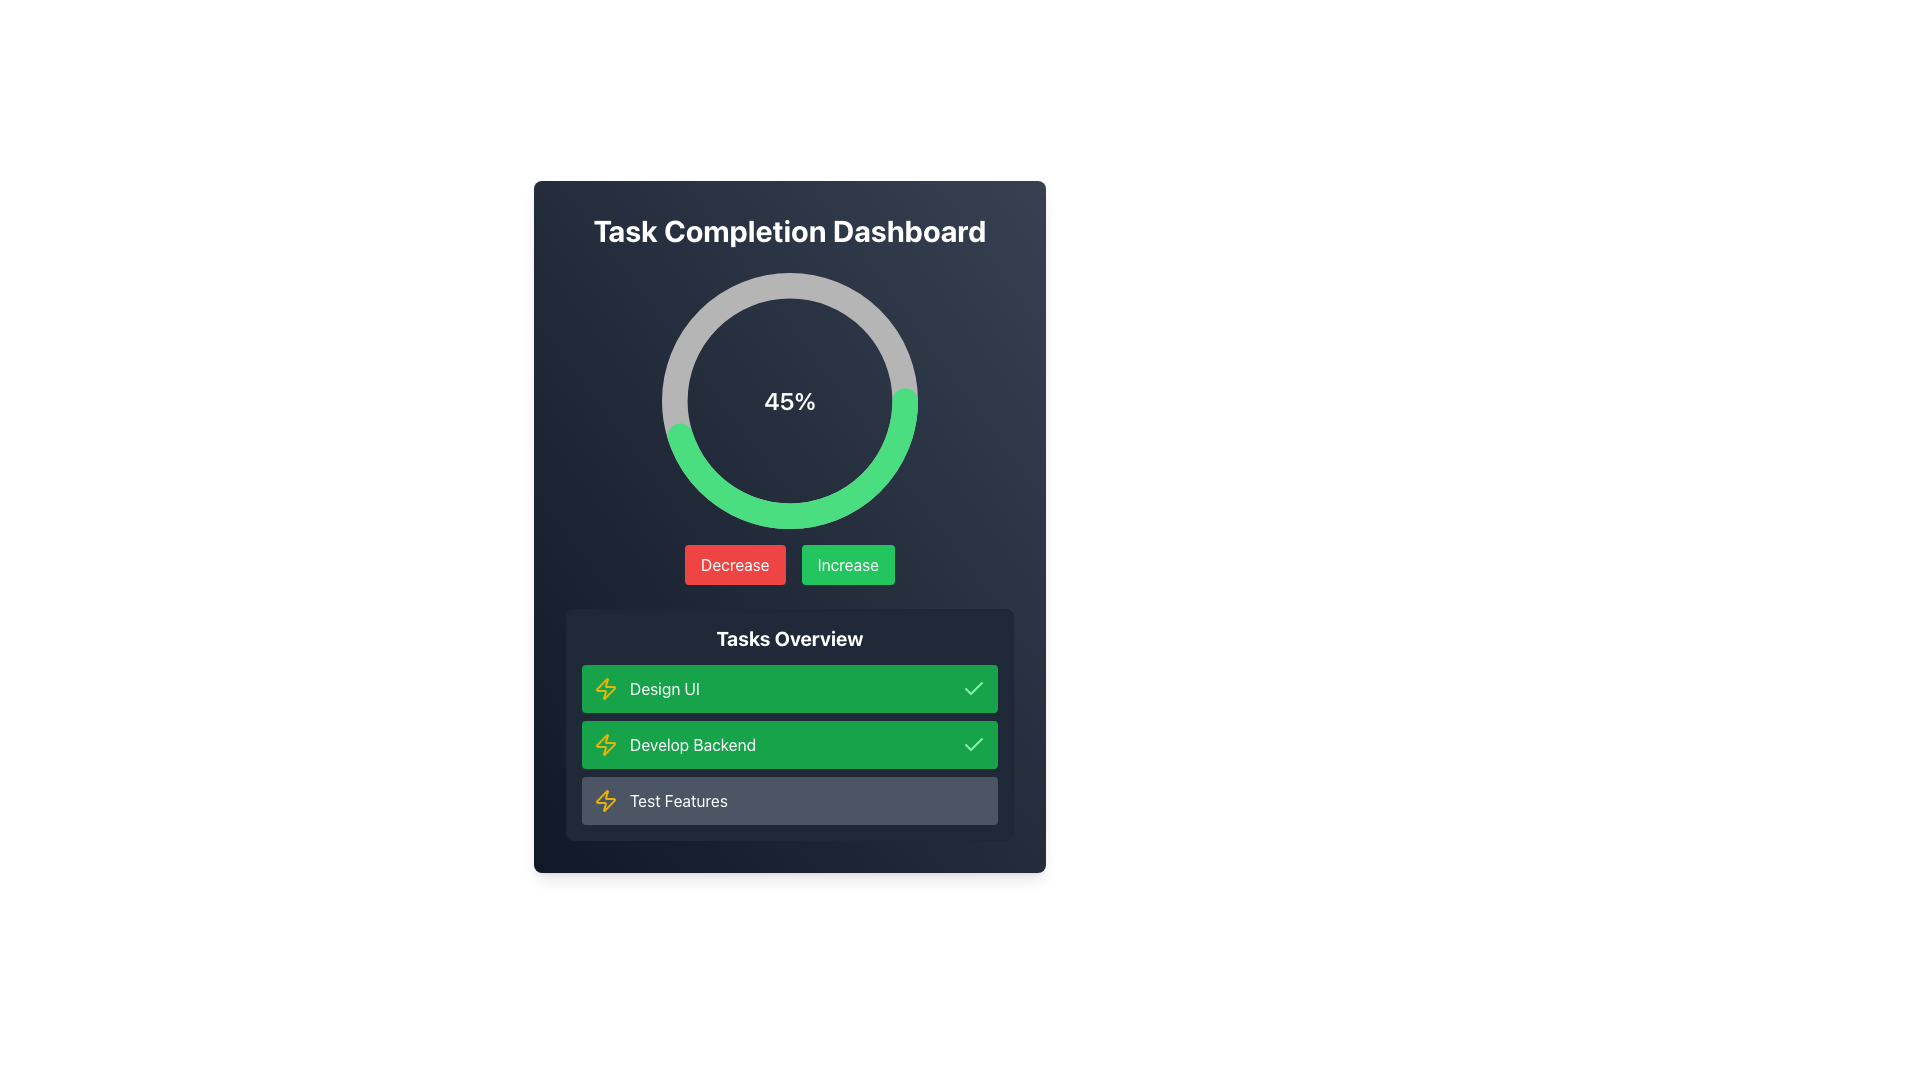 This screenshot has width=1920, height=1080. What do you see at coordinates (789, 230) in the screenshot?
I see `the header text element that serves as the title for the dashboard section, positioned above the circular progress chart labeled '45%'` at bounding box center [789, 230].